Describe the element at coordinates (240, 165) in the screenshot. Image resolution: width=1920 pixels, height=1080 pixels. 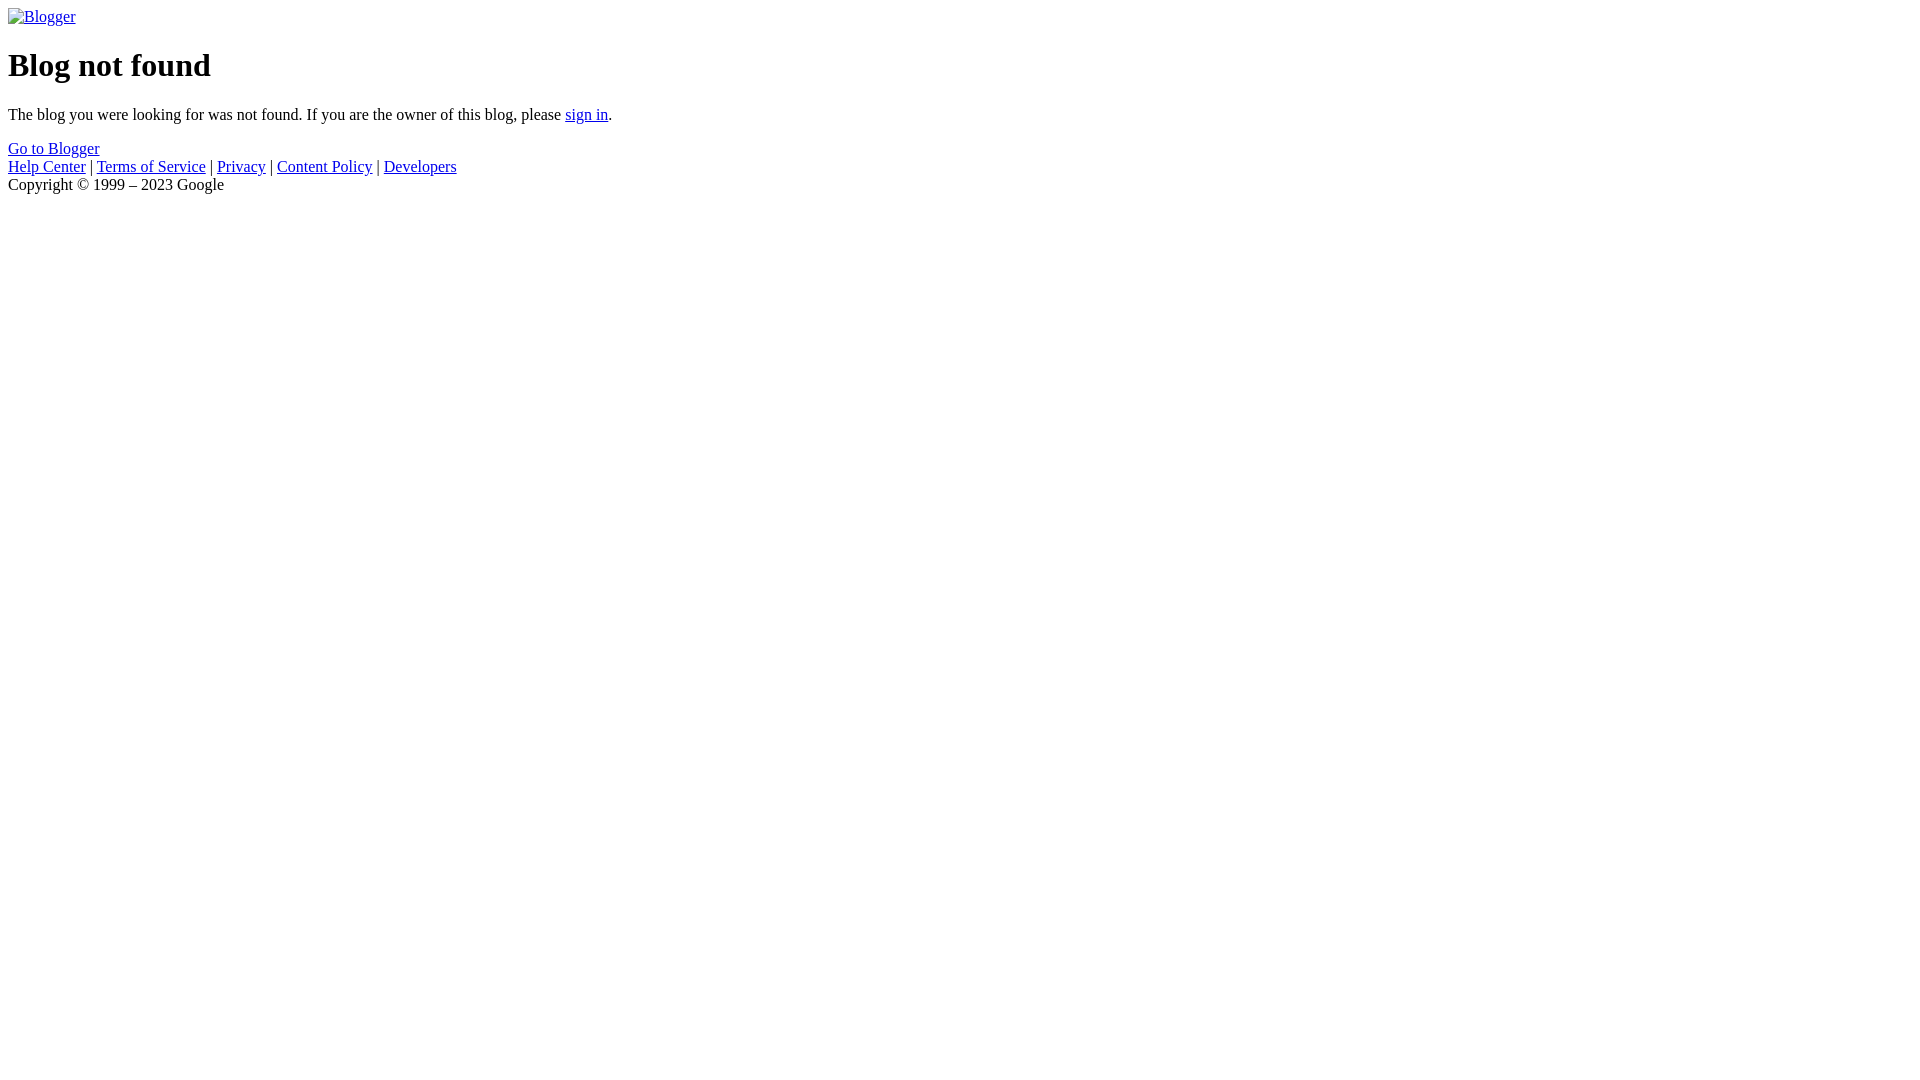
I see `'Privacy'` at that location.